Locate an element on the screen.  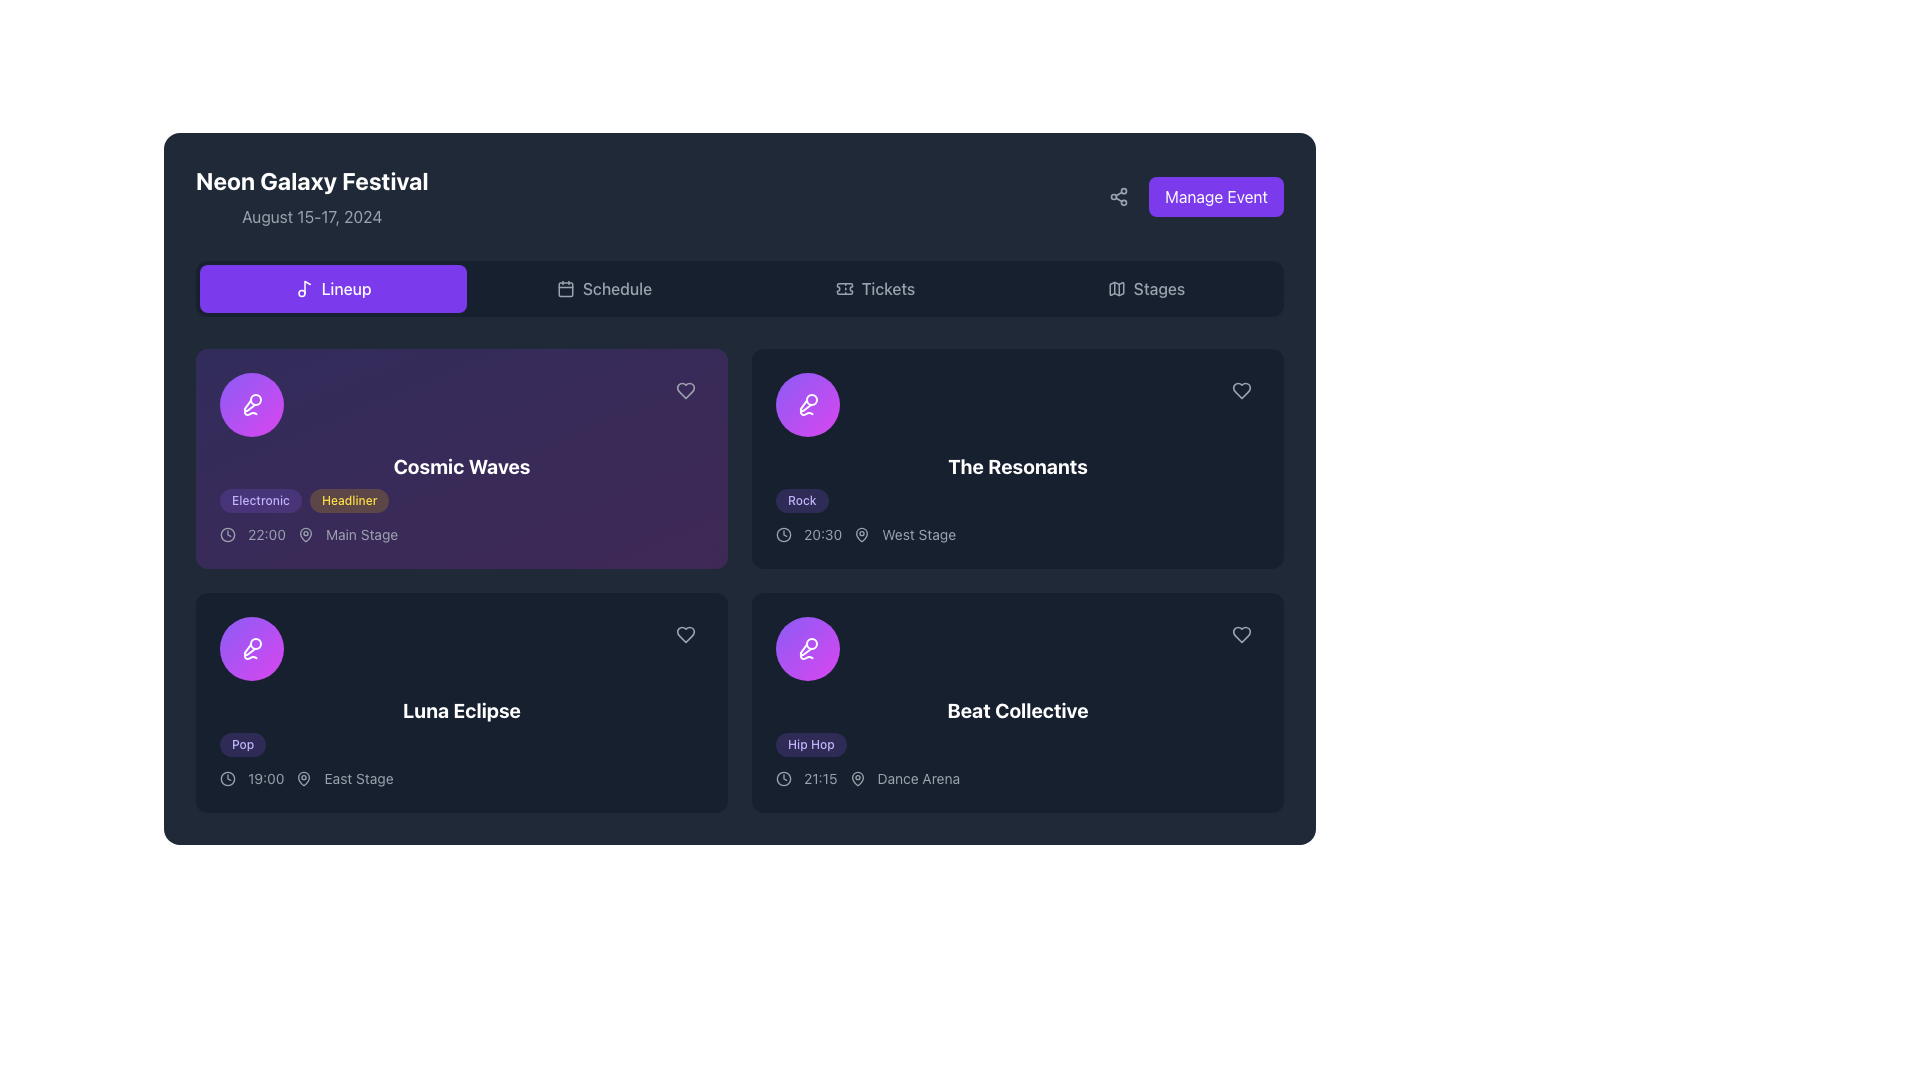
the 'Beat Collective' informational card located in the bottom right corner of the grid is located at coordinates (1017, 701).